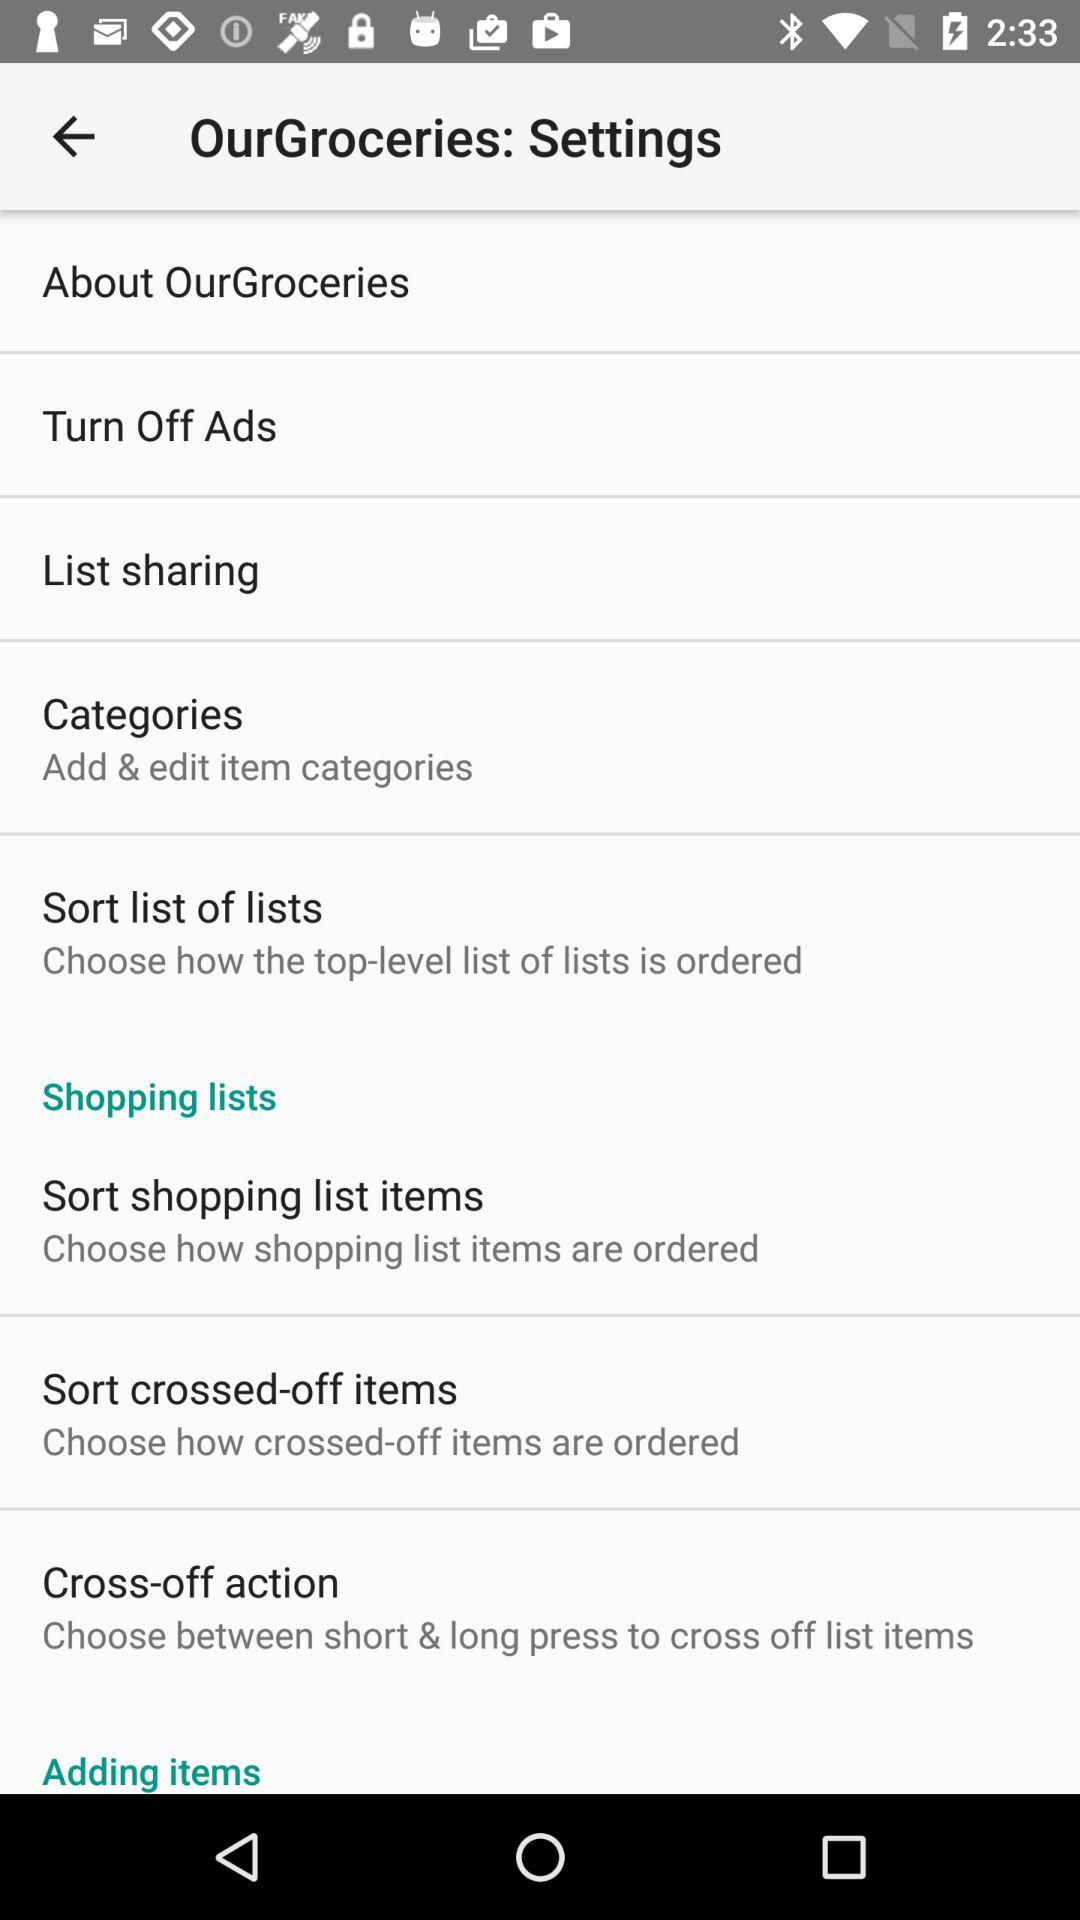 The height and width of the screenshot is (1920, 1080). Describe the element at coordinates (256, 764) in the screenshot. I see `add edit item item` at that location.